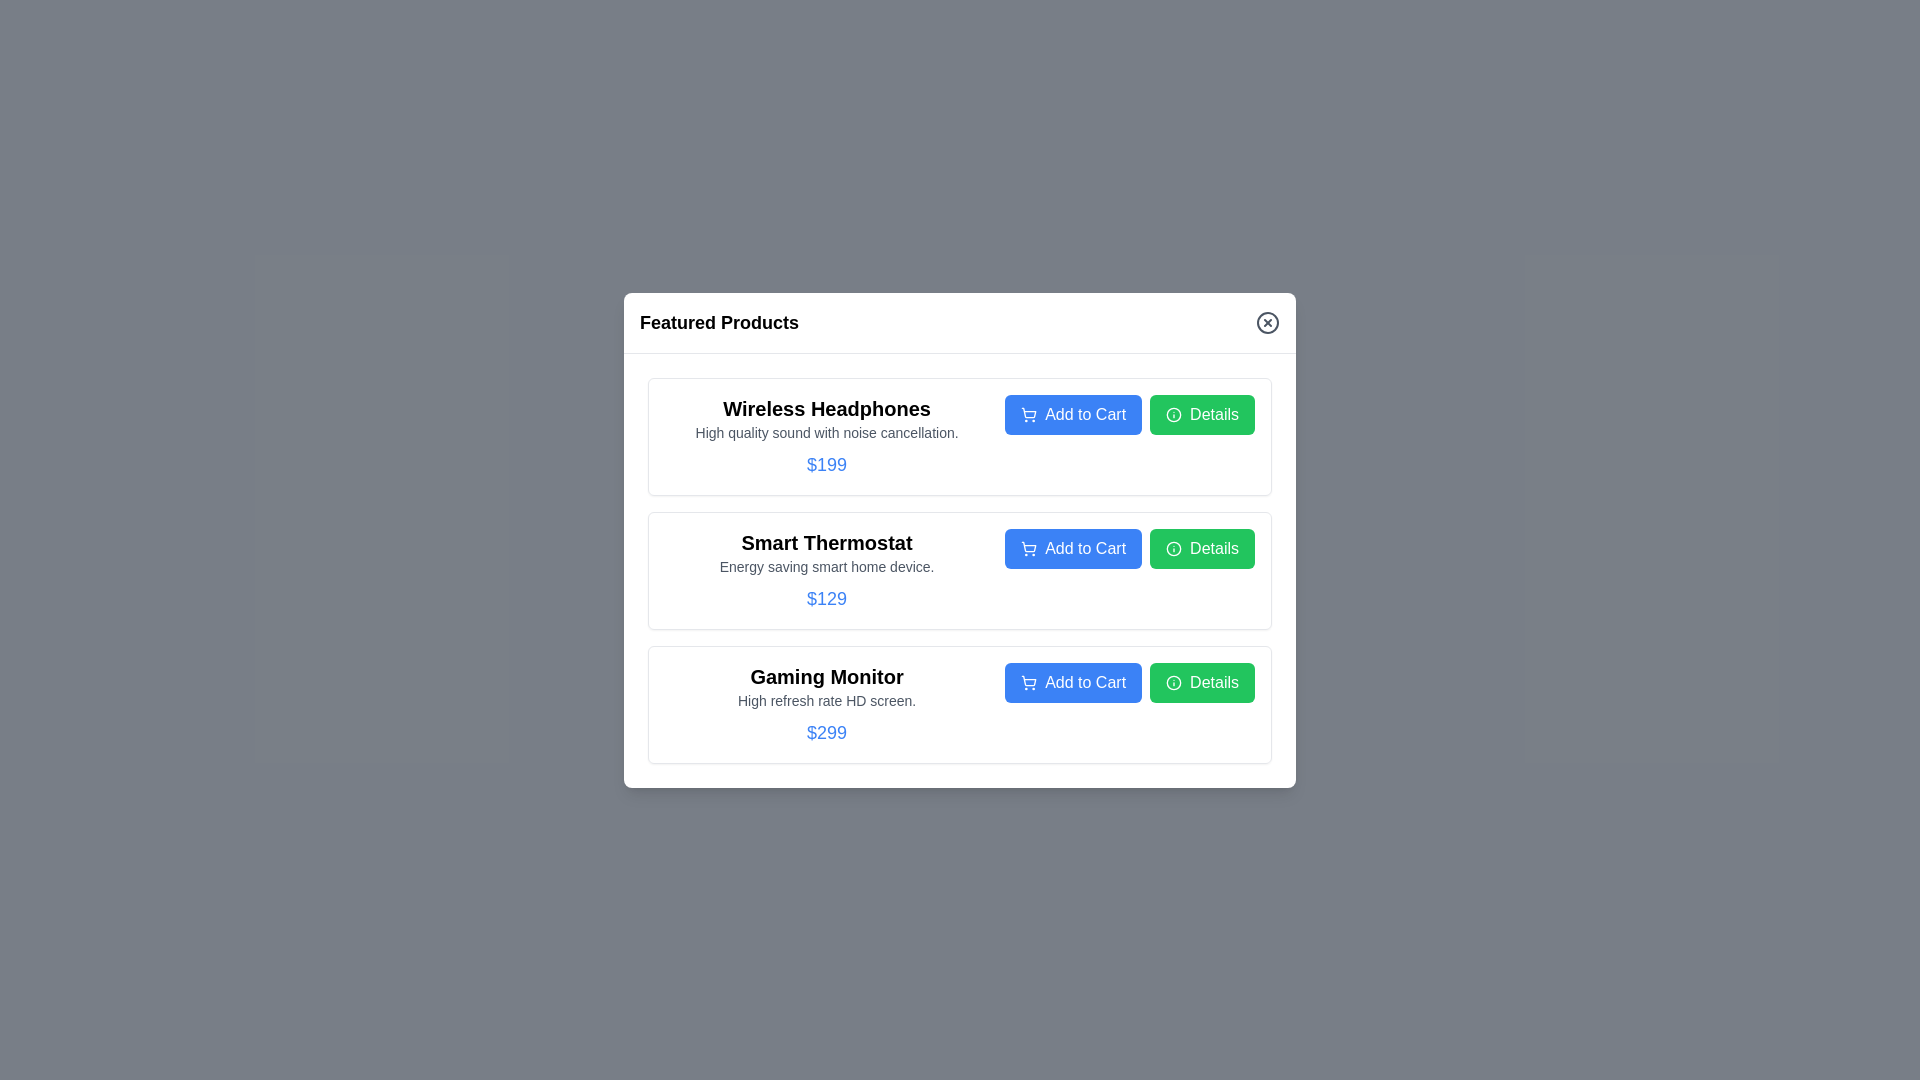 The height and width of the screenshot is (1080, 1920). What do you see at coordinates (1072, 681) in the screenshot?
I see `'Add to Cart' button for the product Gaming Monitor` at bounding box center [1072, 681].